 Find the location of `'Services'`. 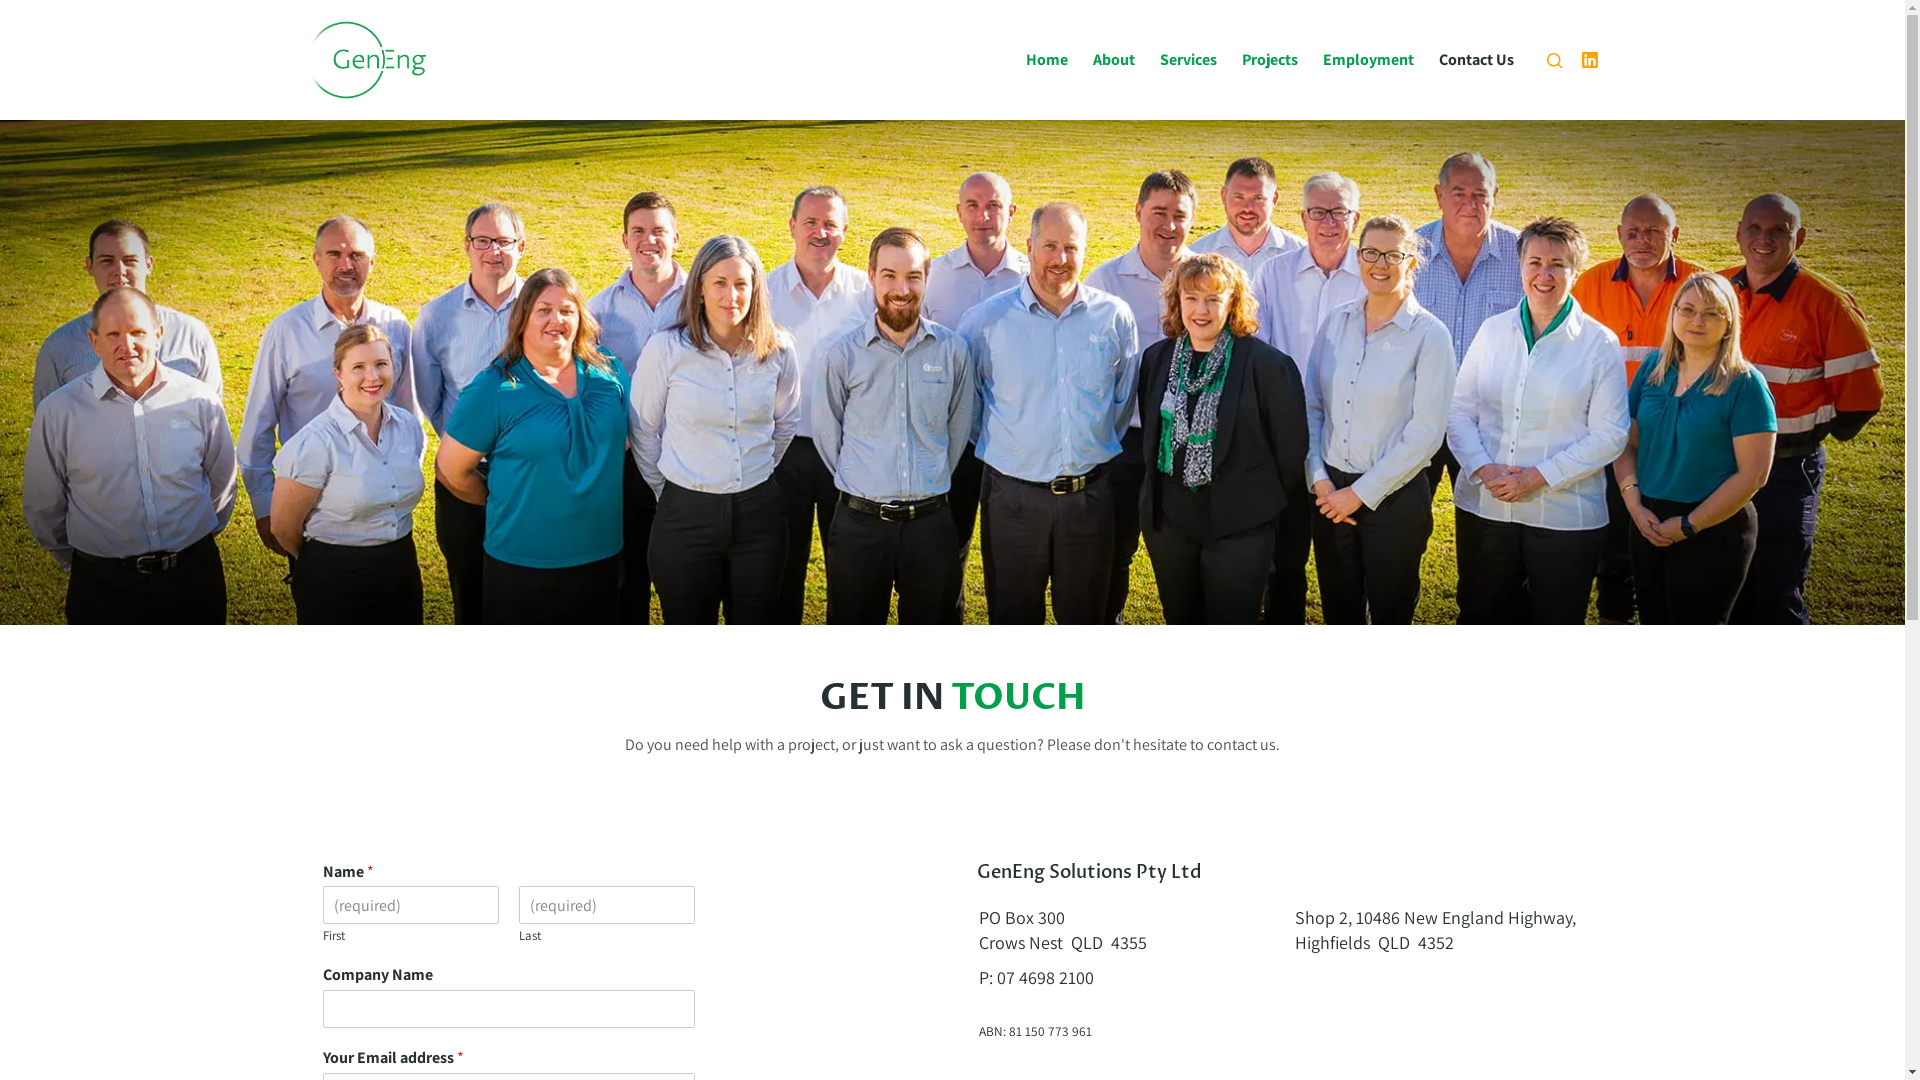

'Services' is located at coordinates (1189, 59).